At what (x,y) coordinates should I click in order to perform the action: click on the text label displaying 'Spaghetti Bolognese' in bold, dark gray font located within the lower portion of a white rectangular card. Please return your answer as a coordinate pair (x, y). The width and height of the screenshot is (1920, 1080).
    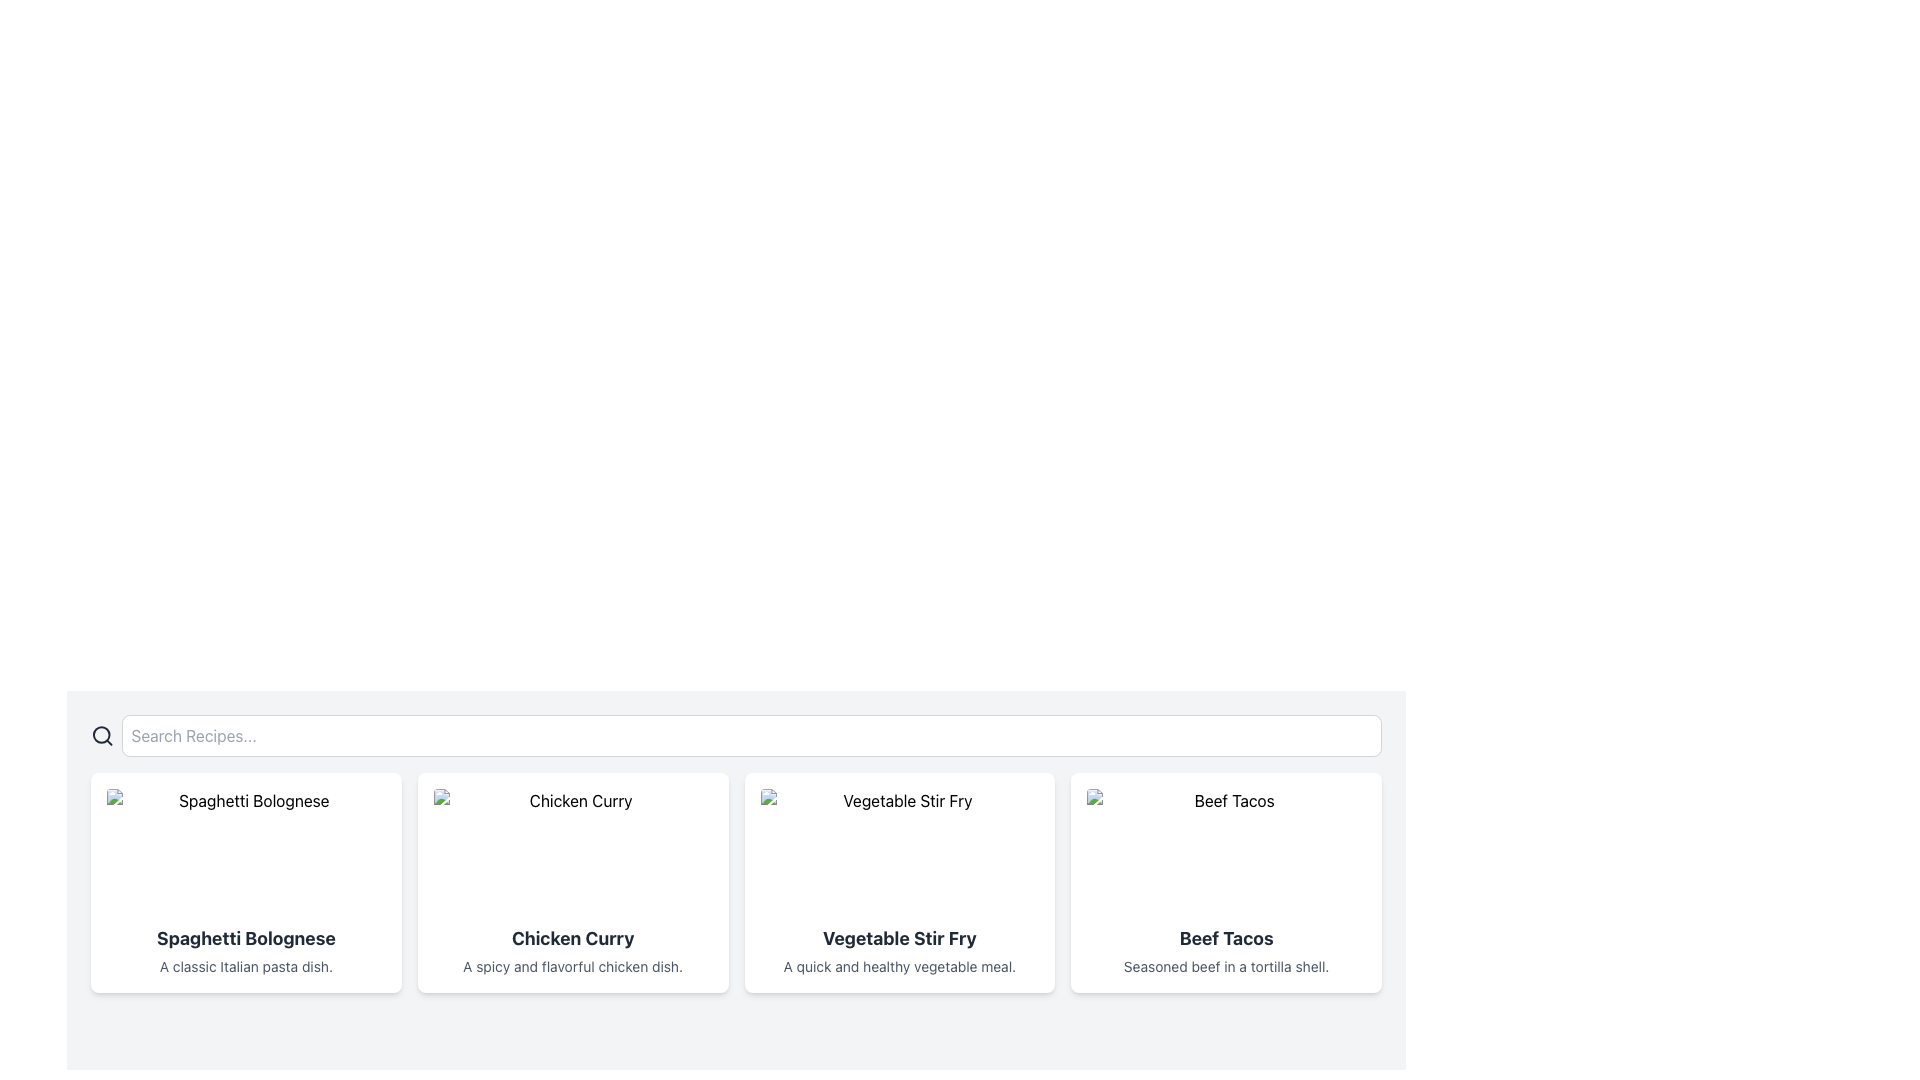
    Looking at the image, I should click on (245, 938).